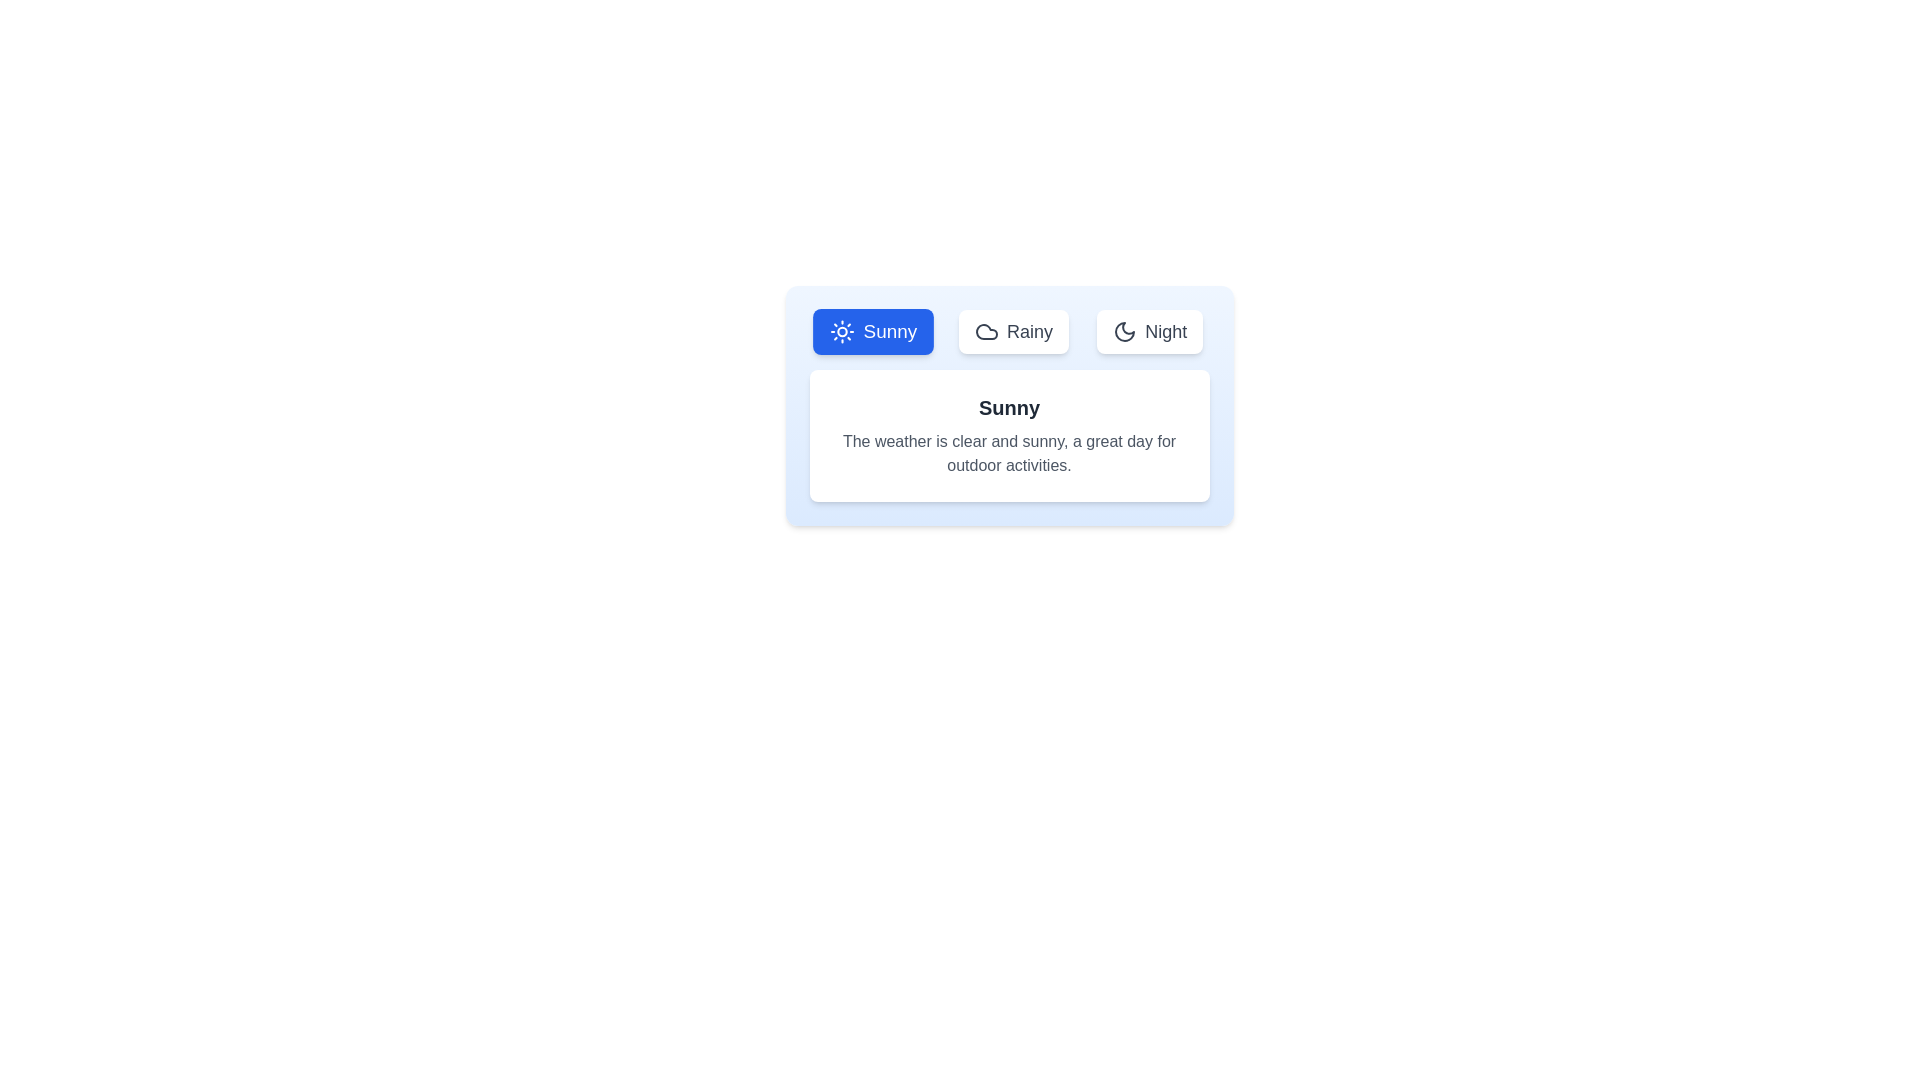  I want to click on the Night tab by clicking on its corresponding button, so click(1150, 330).